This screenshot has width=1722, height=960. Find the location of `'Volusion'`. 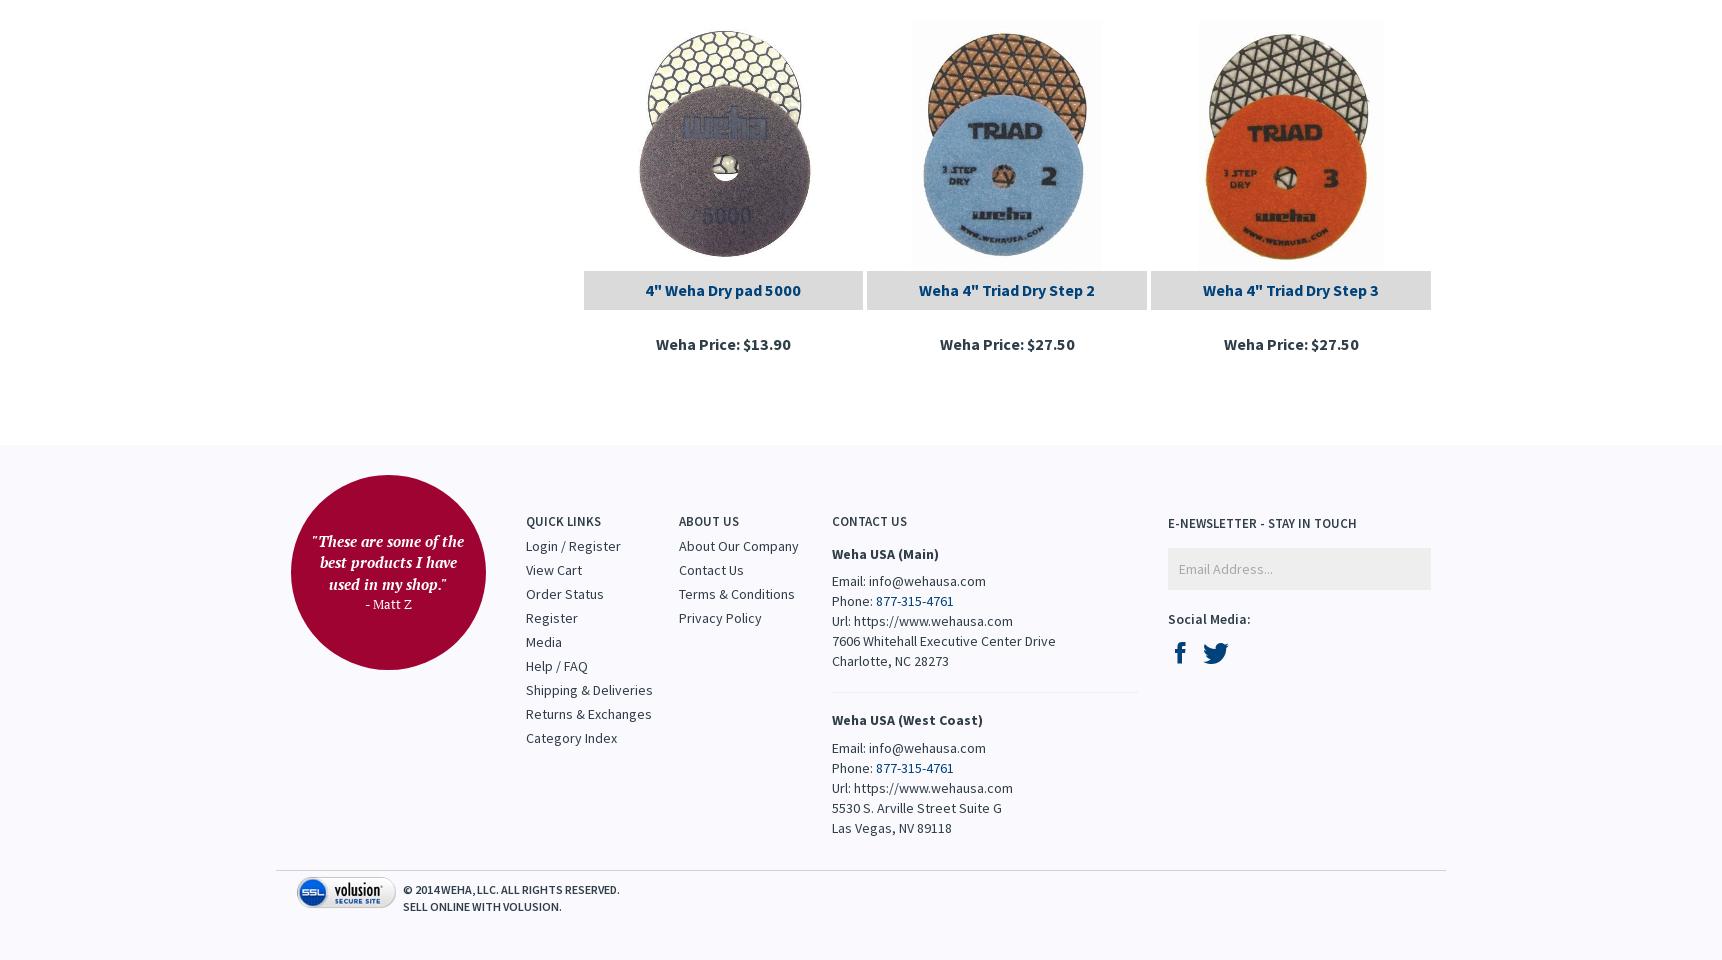

'Volusion' is located at coordinates (531, 905).